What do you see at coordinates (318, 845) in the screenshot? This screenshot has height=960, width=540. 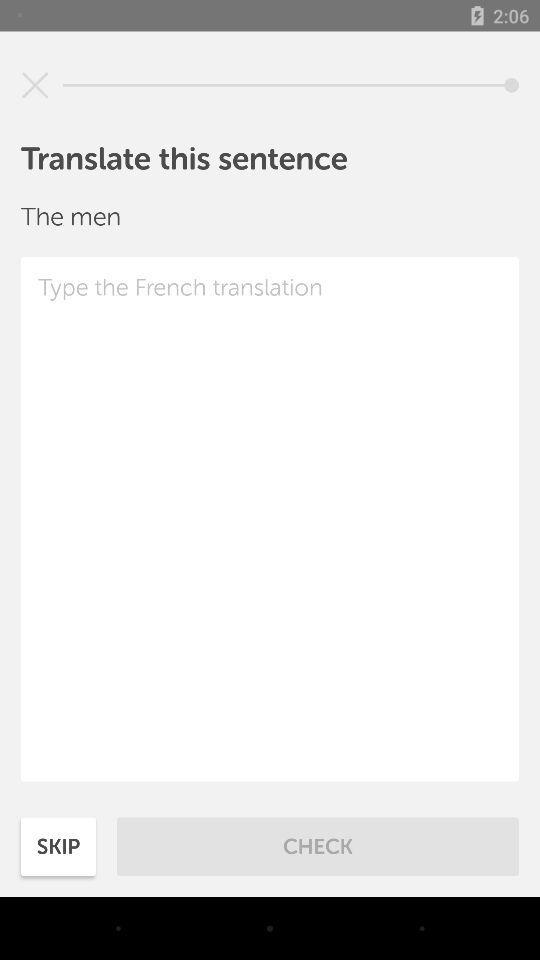 I see `icon to the right of skip item` at bounding box center [318, 845].